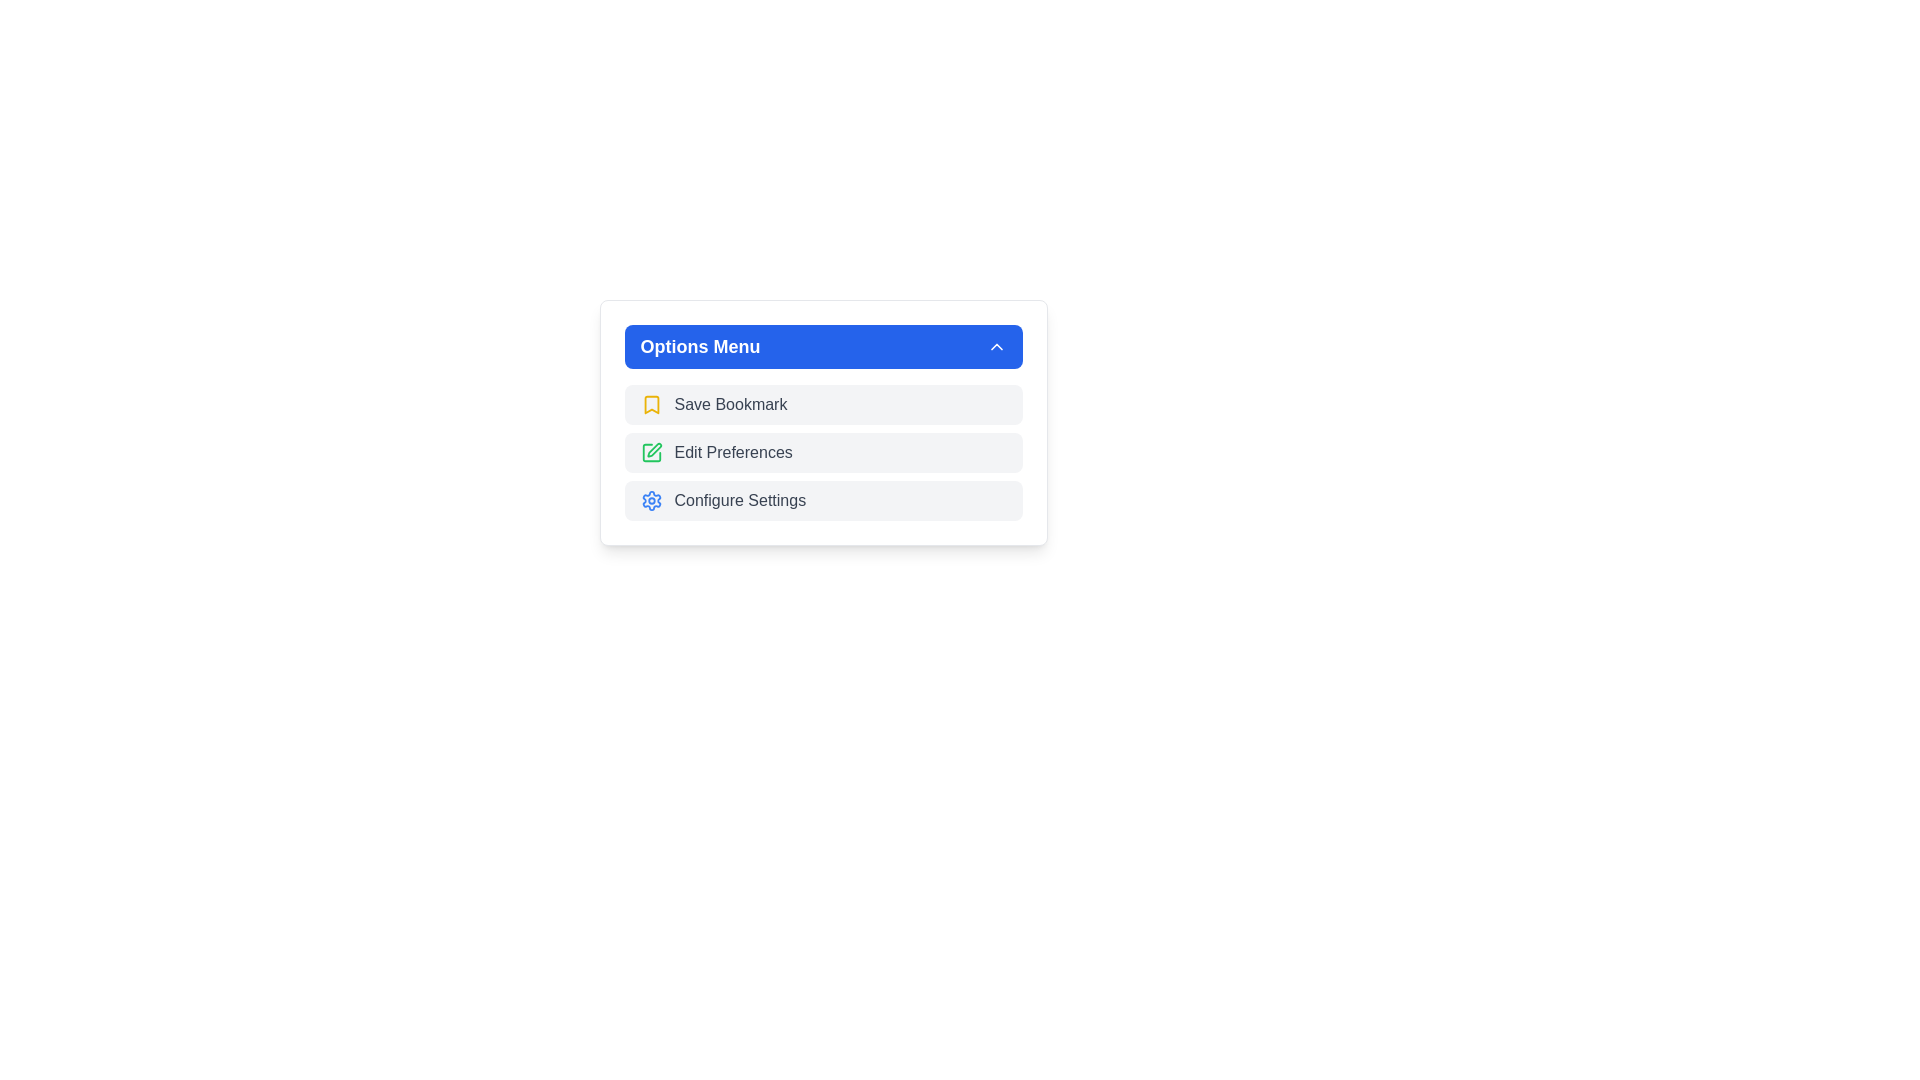 The width and height of the screenshot is (1920, 1080). Describe the element at coordinates (651, 500) in the screenshot. I see `the gear-shaped settings icon, which is located to the left of the 'Configure Settings' text in the bottom-most item of a vertical list of options` at that location.